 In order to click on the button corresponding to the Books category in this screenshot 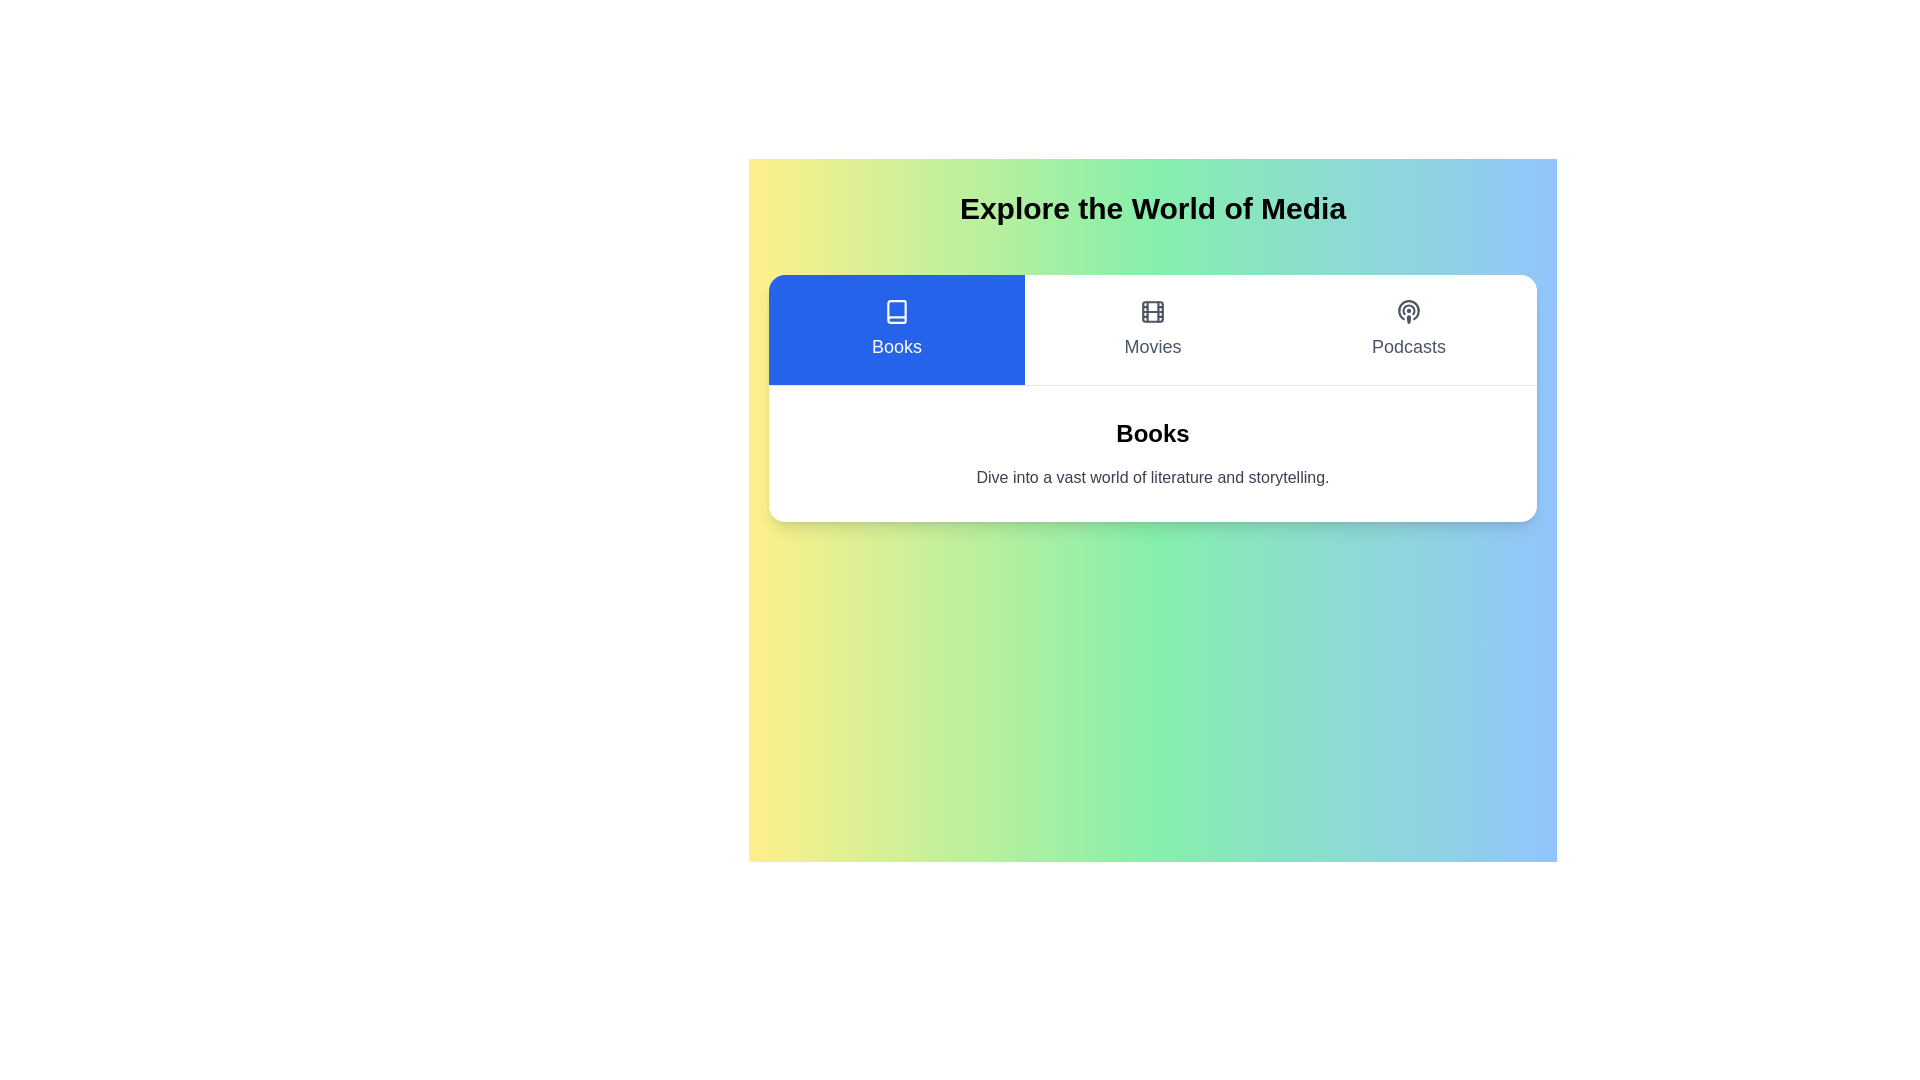, I will do `click(896, 329)`.